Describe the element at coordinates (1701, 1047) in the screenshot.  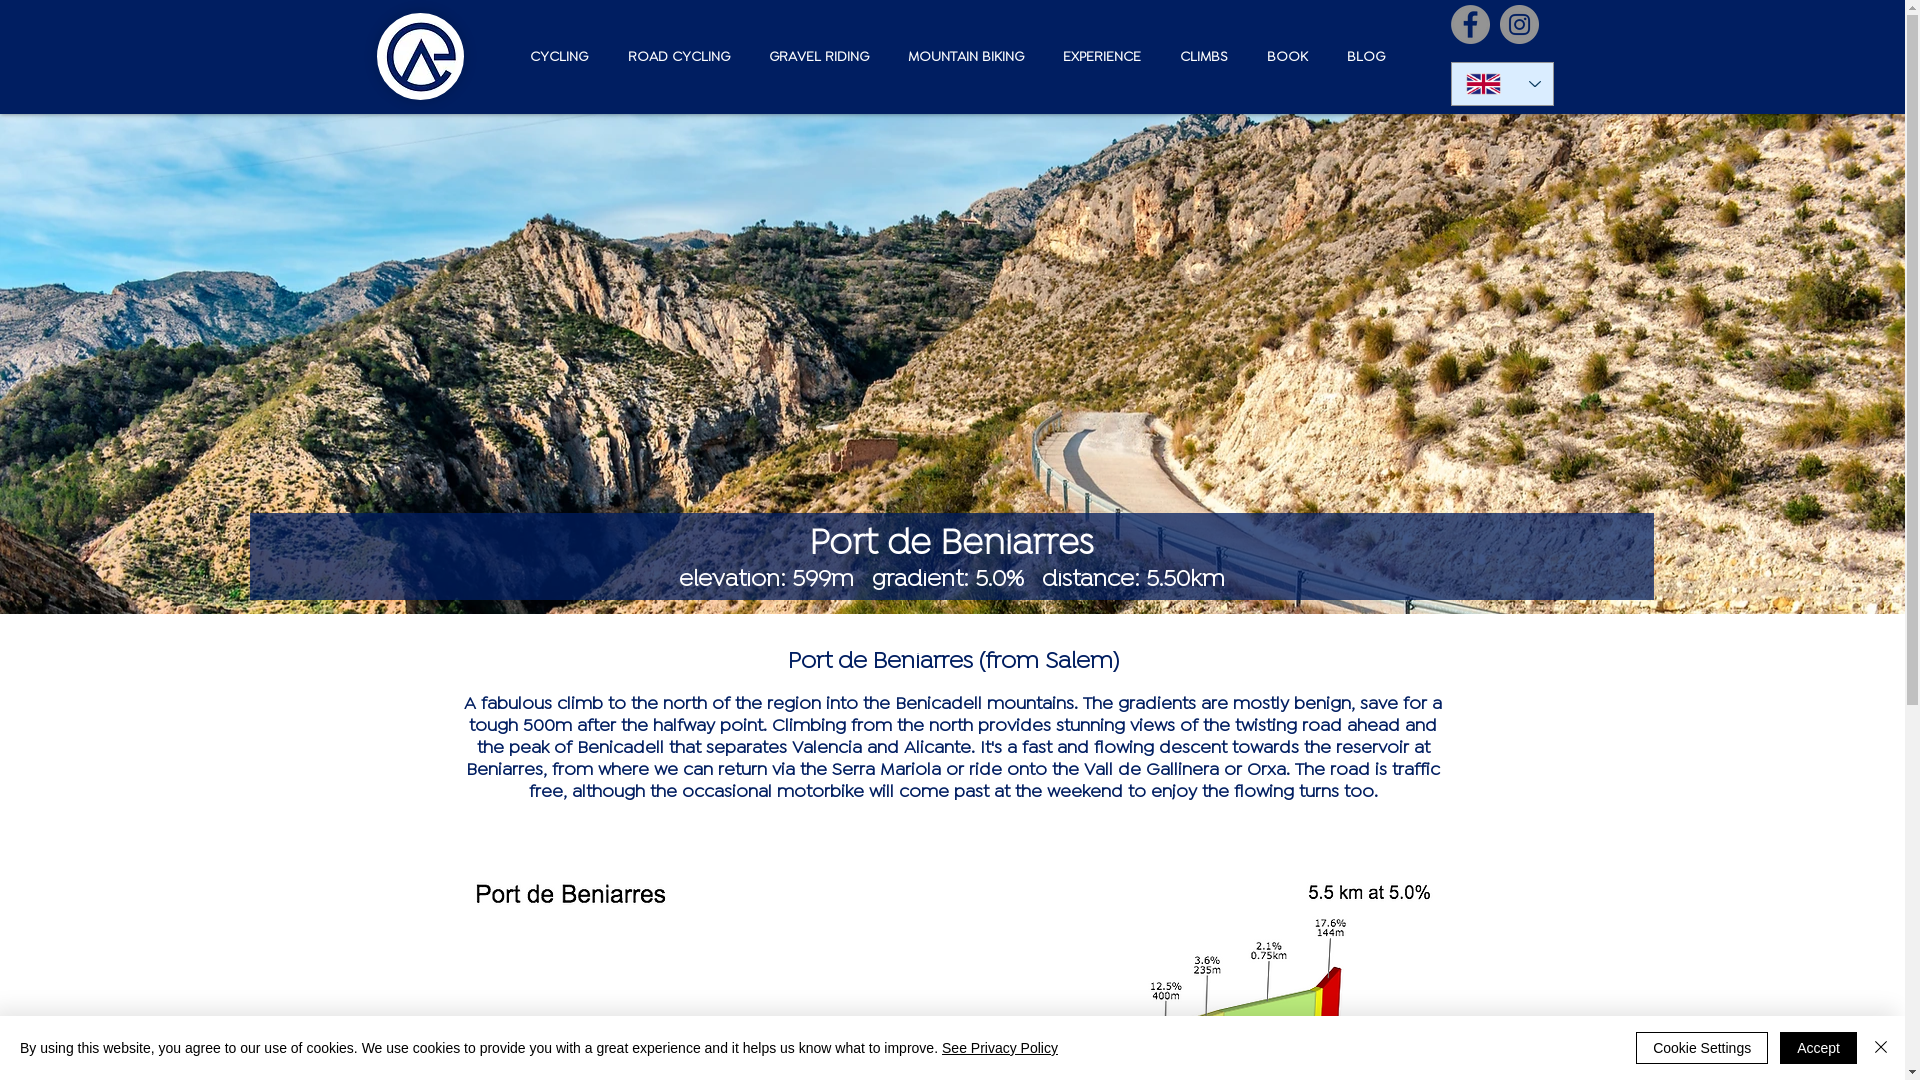
I see `'Cookie Settings'` at that location.